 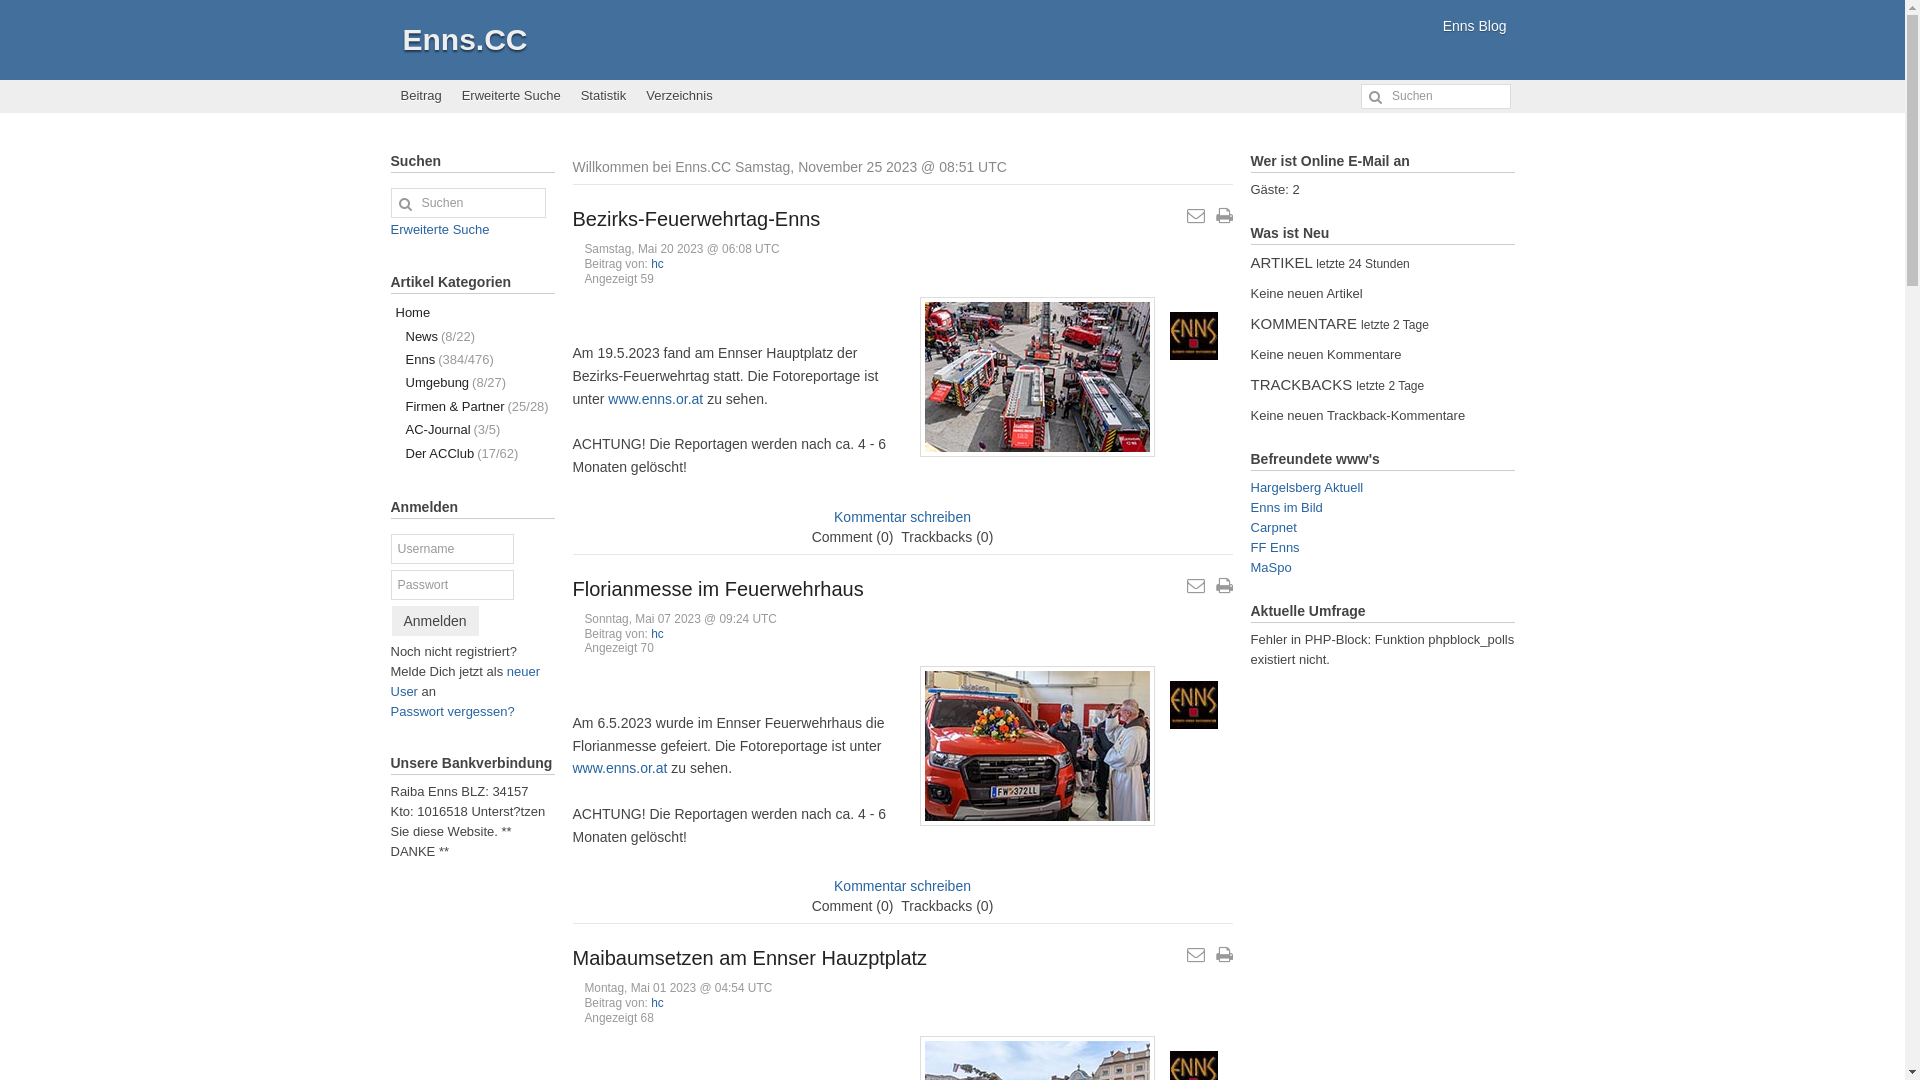 I want to click on 'www.enns.or.at', so click(x=618, y=766).